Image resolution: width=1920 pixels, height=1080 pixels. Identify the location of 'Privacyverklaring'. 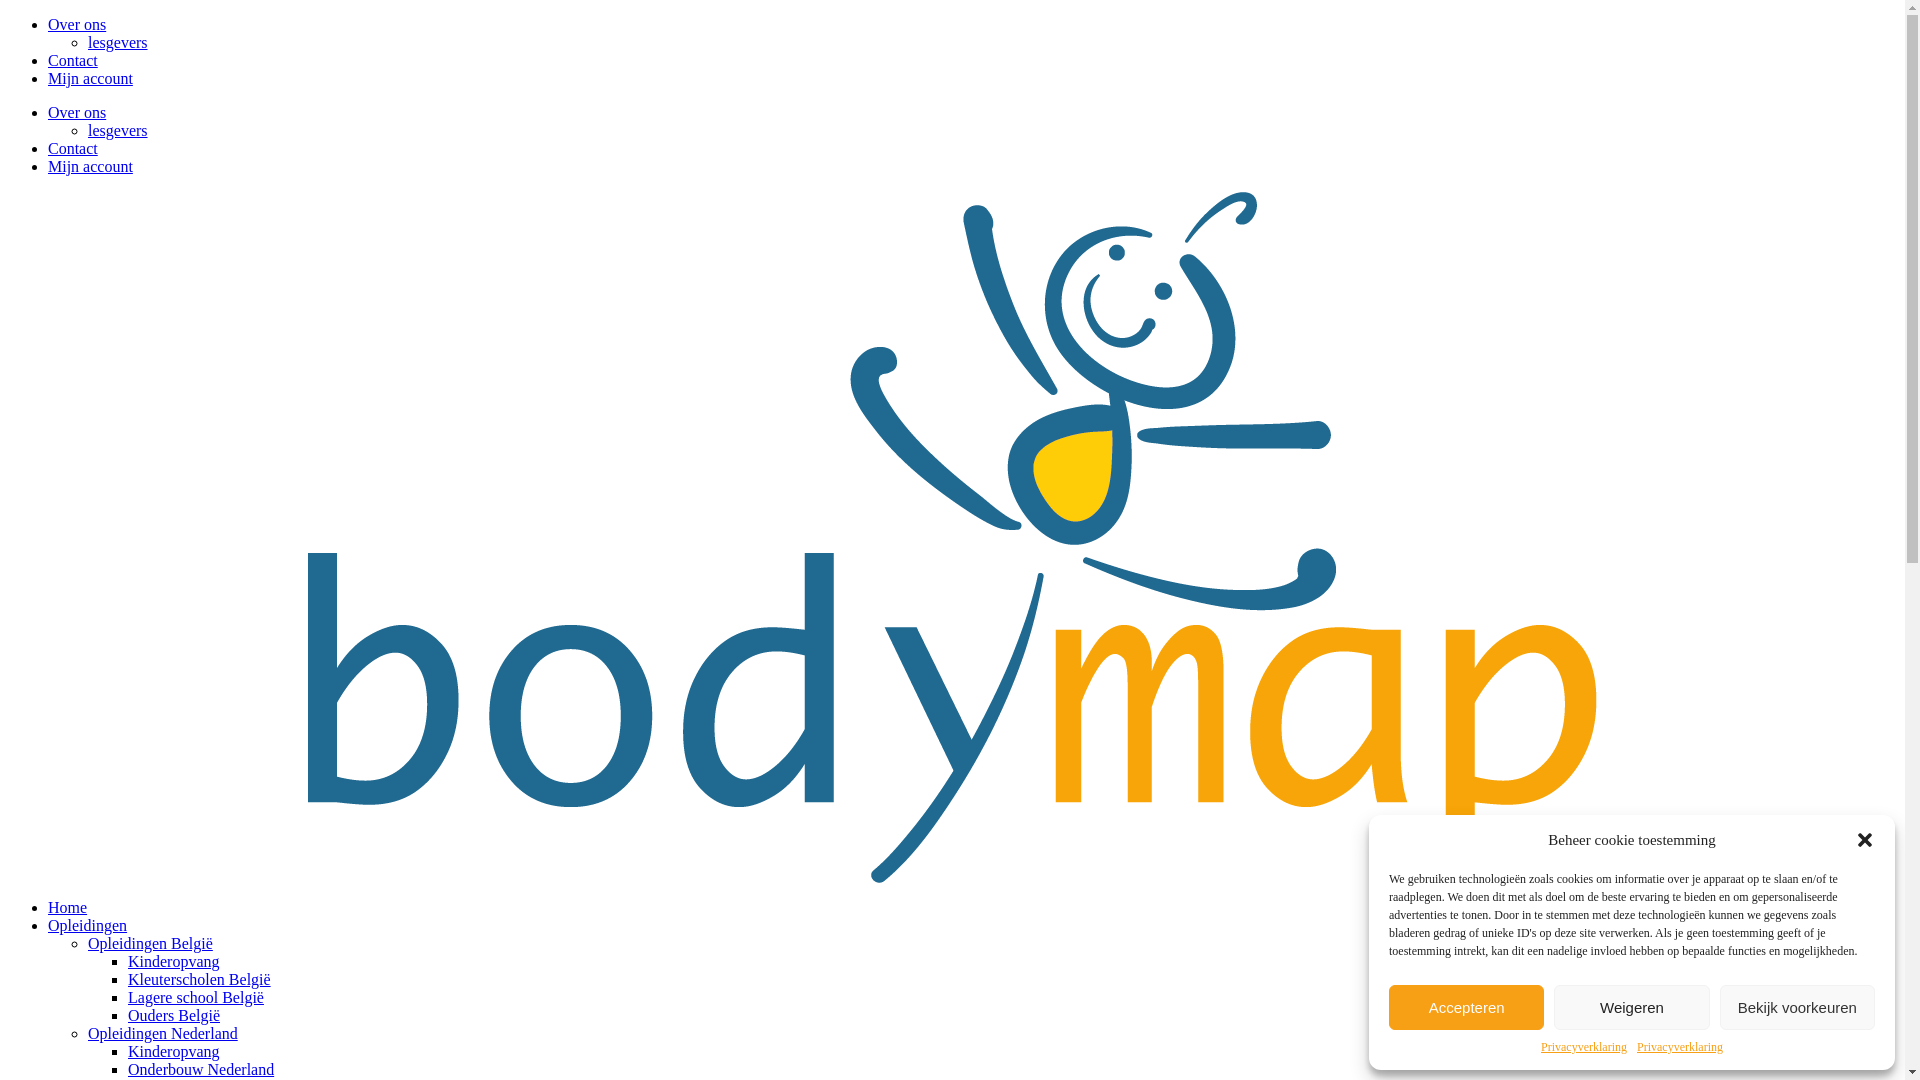
(1583, 1046).